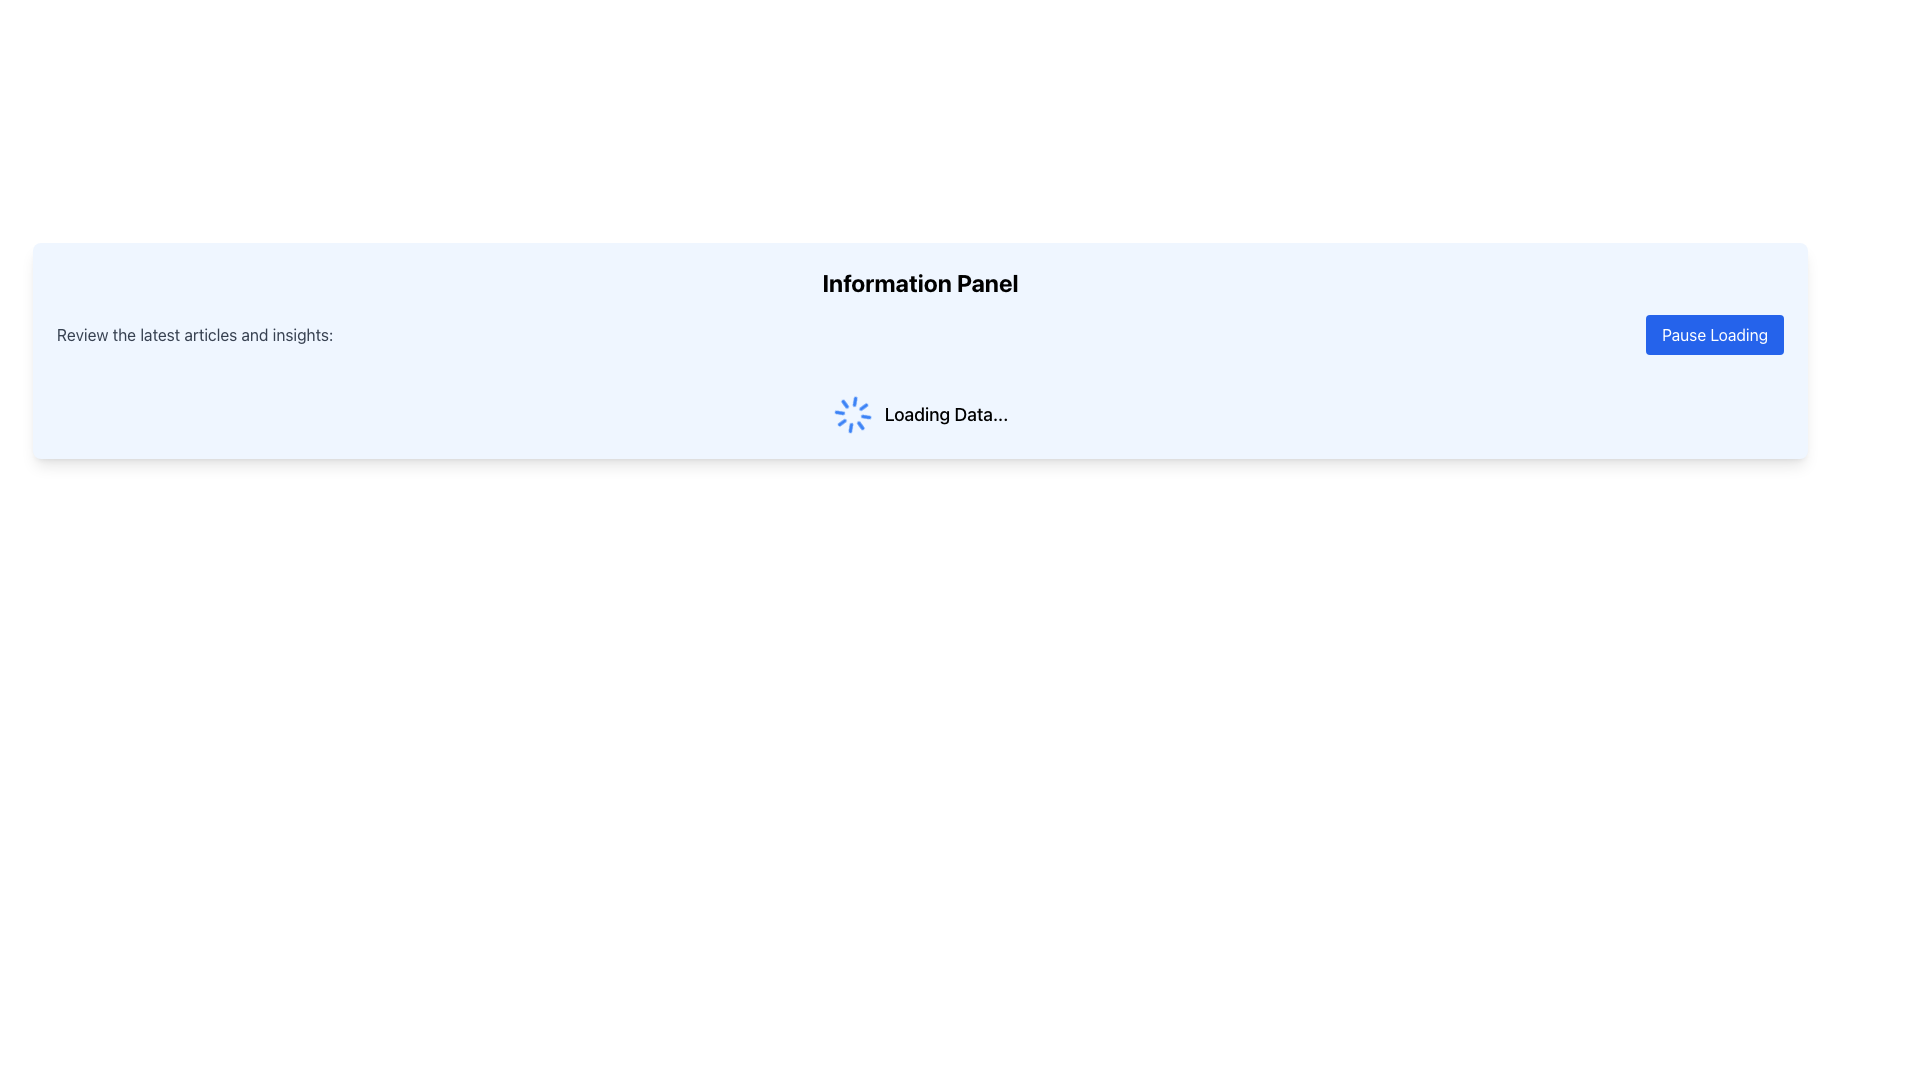 The image size is (1920, 1080). What do you see at coordinates (919, 402) in the screenshot?
I see `the Loader indicating data is being loaded` at bounding box center [919, 402].